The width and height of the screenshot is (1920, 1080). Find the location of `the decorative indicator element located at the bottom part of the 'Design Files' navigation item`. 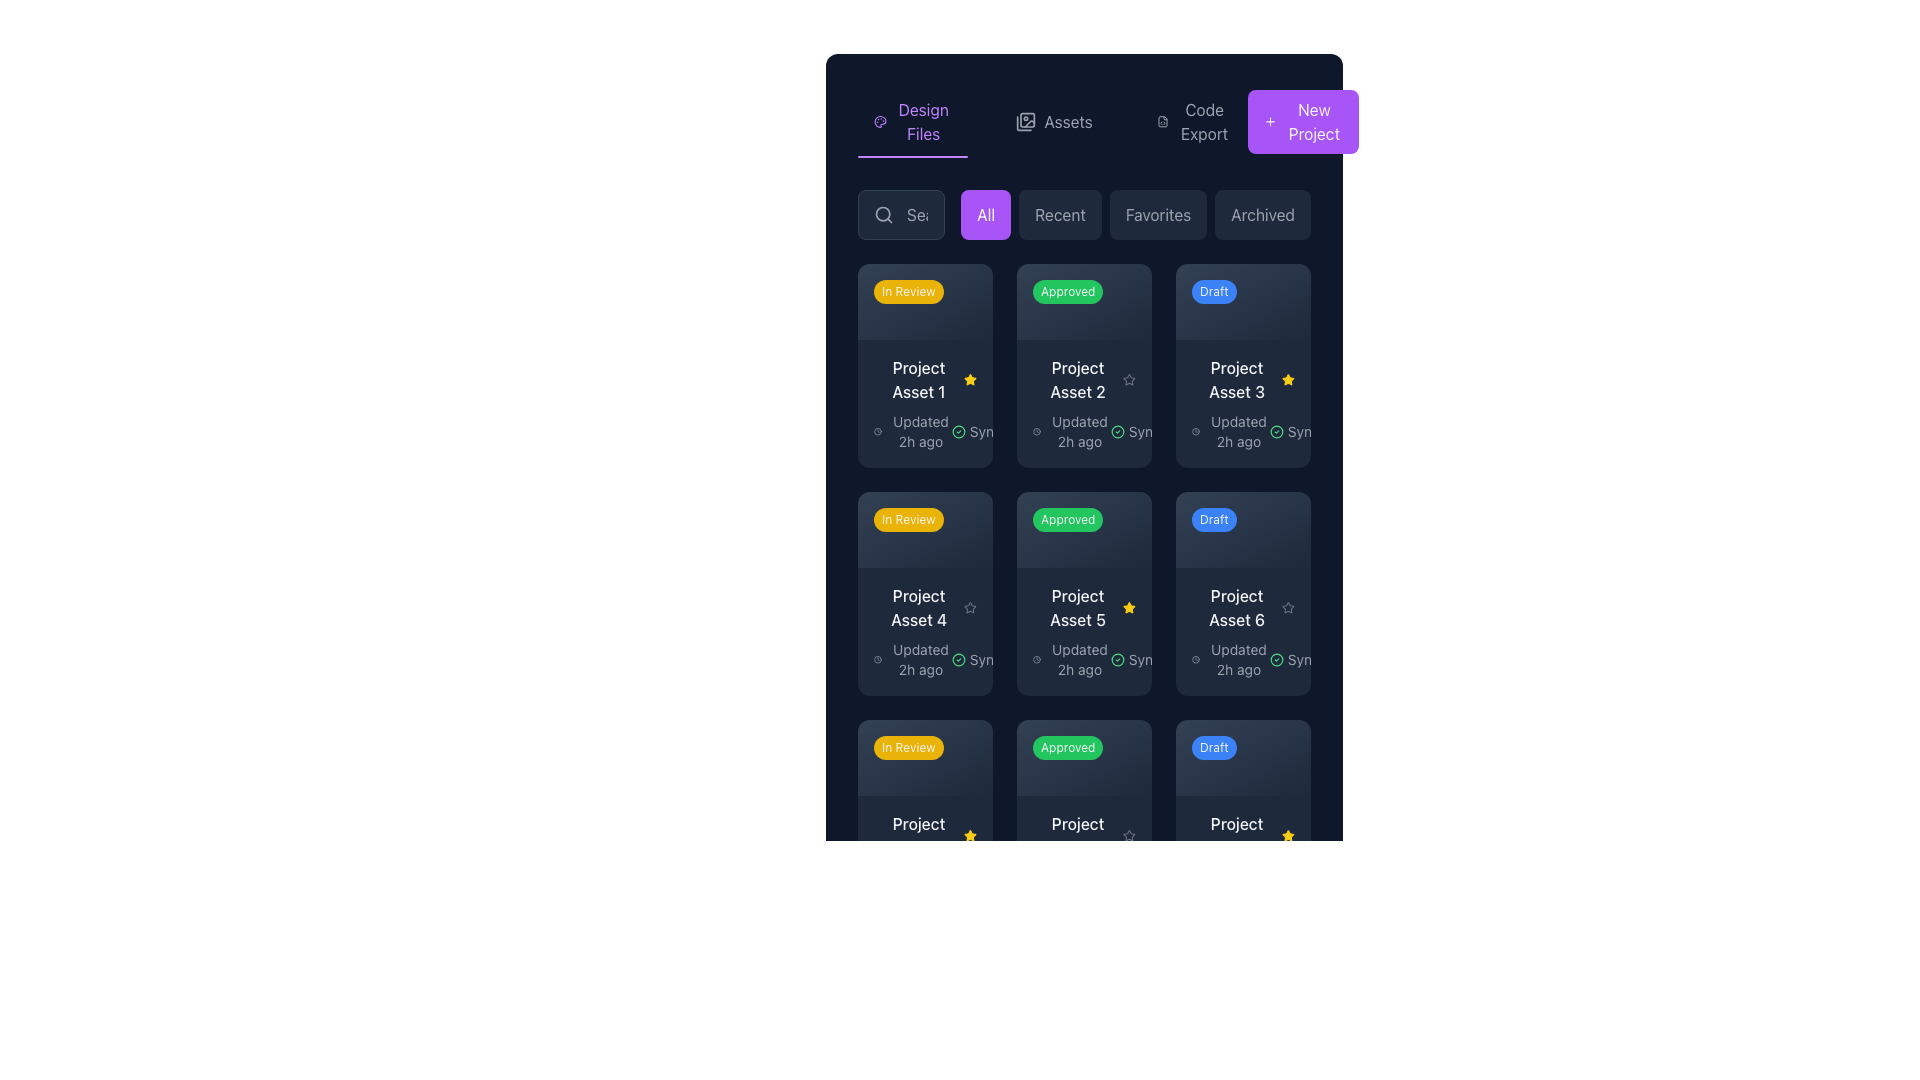

the decorative indicator element located at the bottom part of the 'Design Files' navigation item is located at coordinates (912, 156).